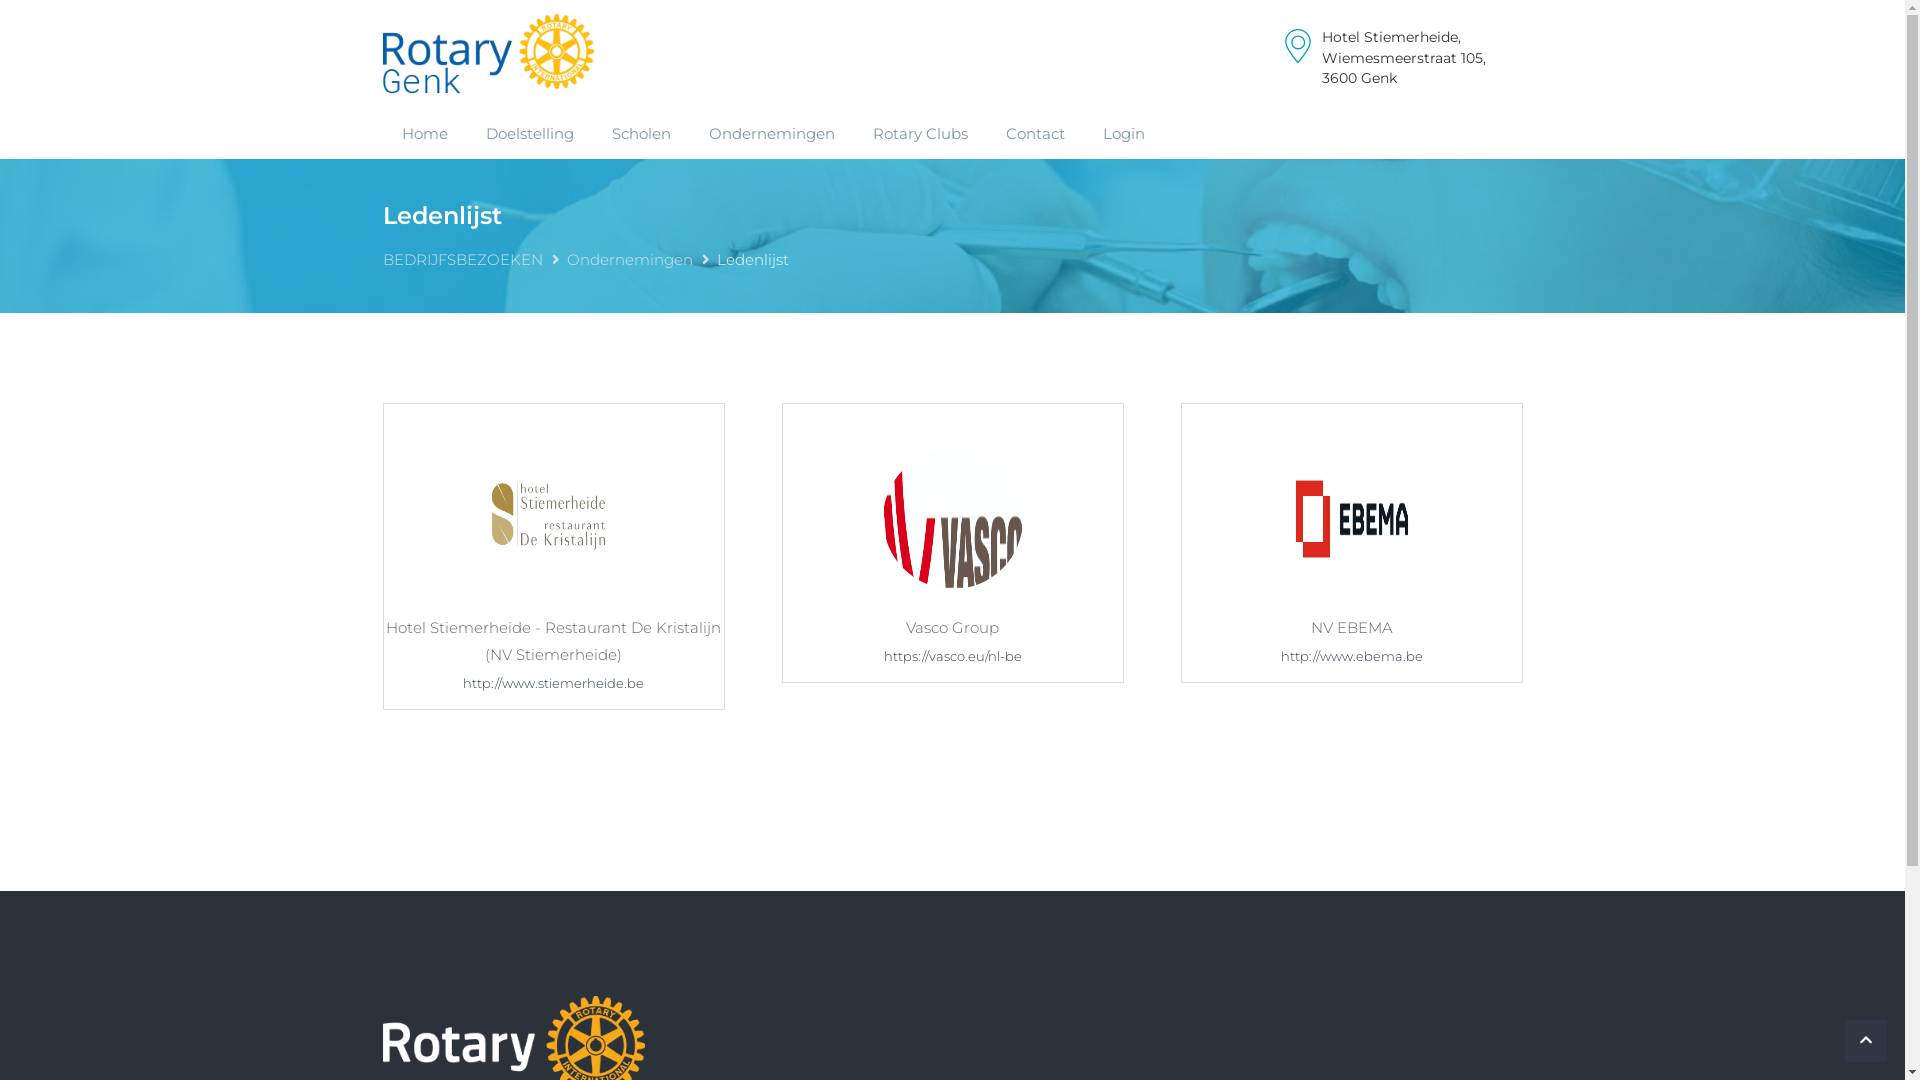  Describe the element at coordinates (590, 133) in the screenshot. I see `'Scholen'` at that location.